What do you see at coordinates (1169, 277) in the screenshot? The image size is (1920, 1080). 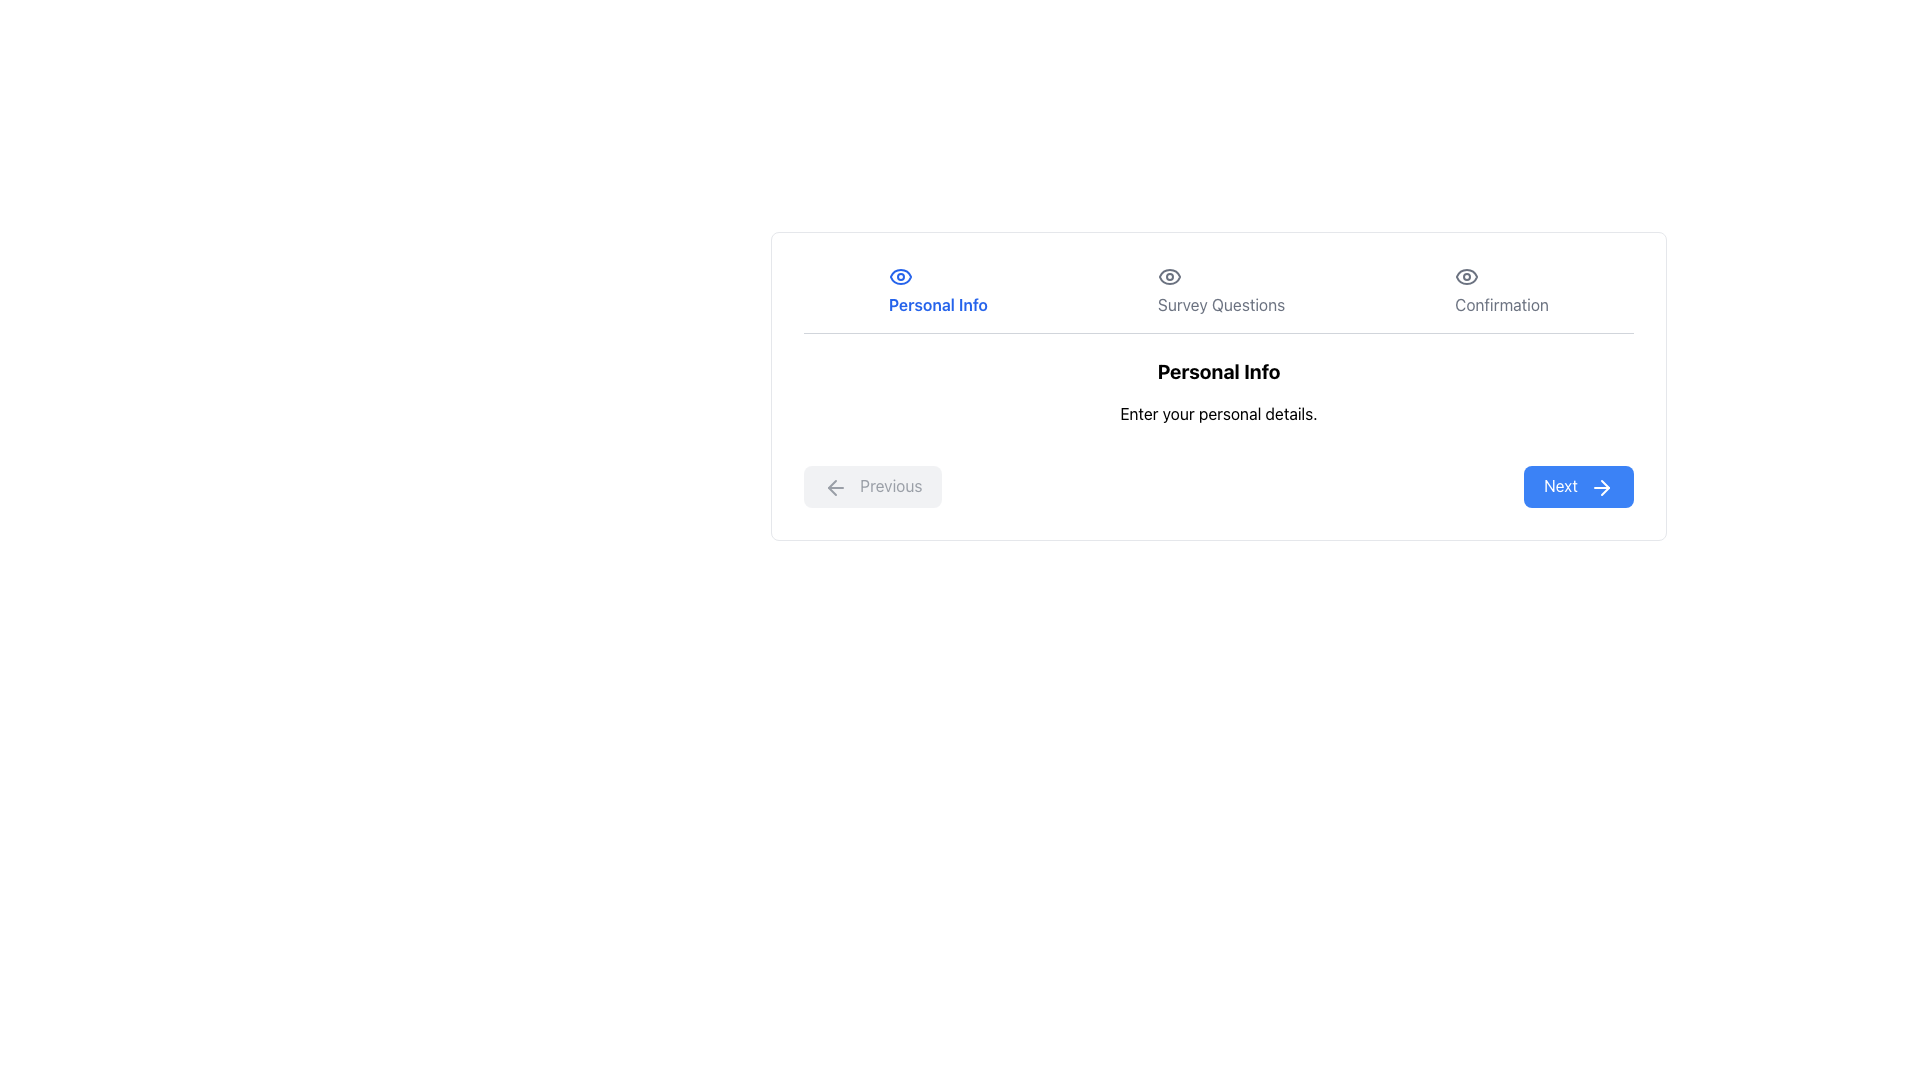 I see `the eye-like icon with a circular center and elliptical outline, positioned above the text 'Survey Questions'` at bounding box center [1169, 277].